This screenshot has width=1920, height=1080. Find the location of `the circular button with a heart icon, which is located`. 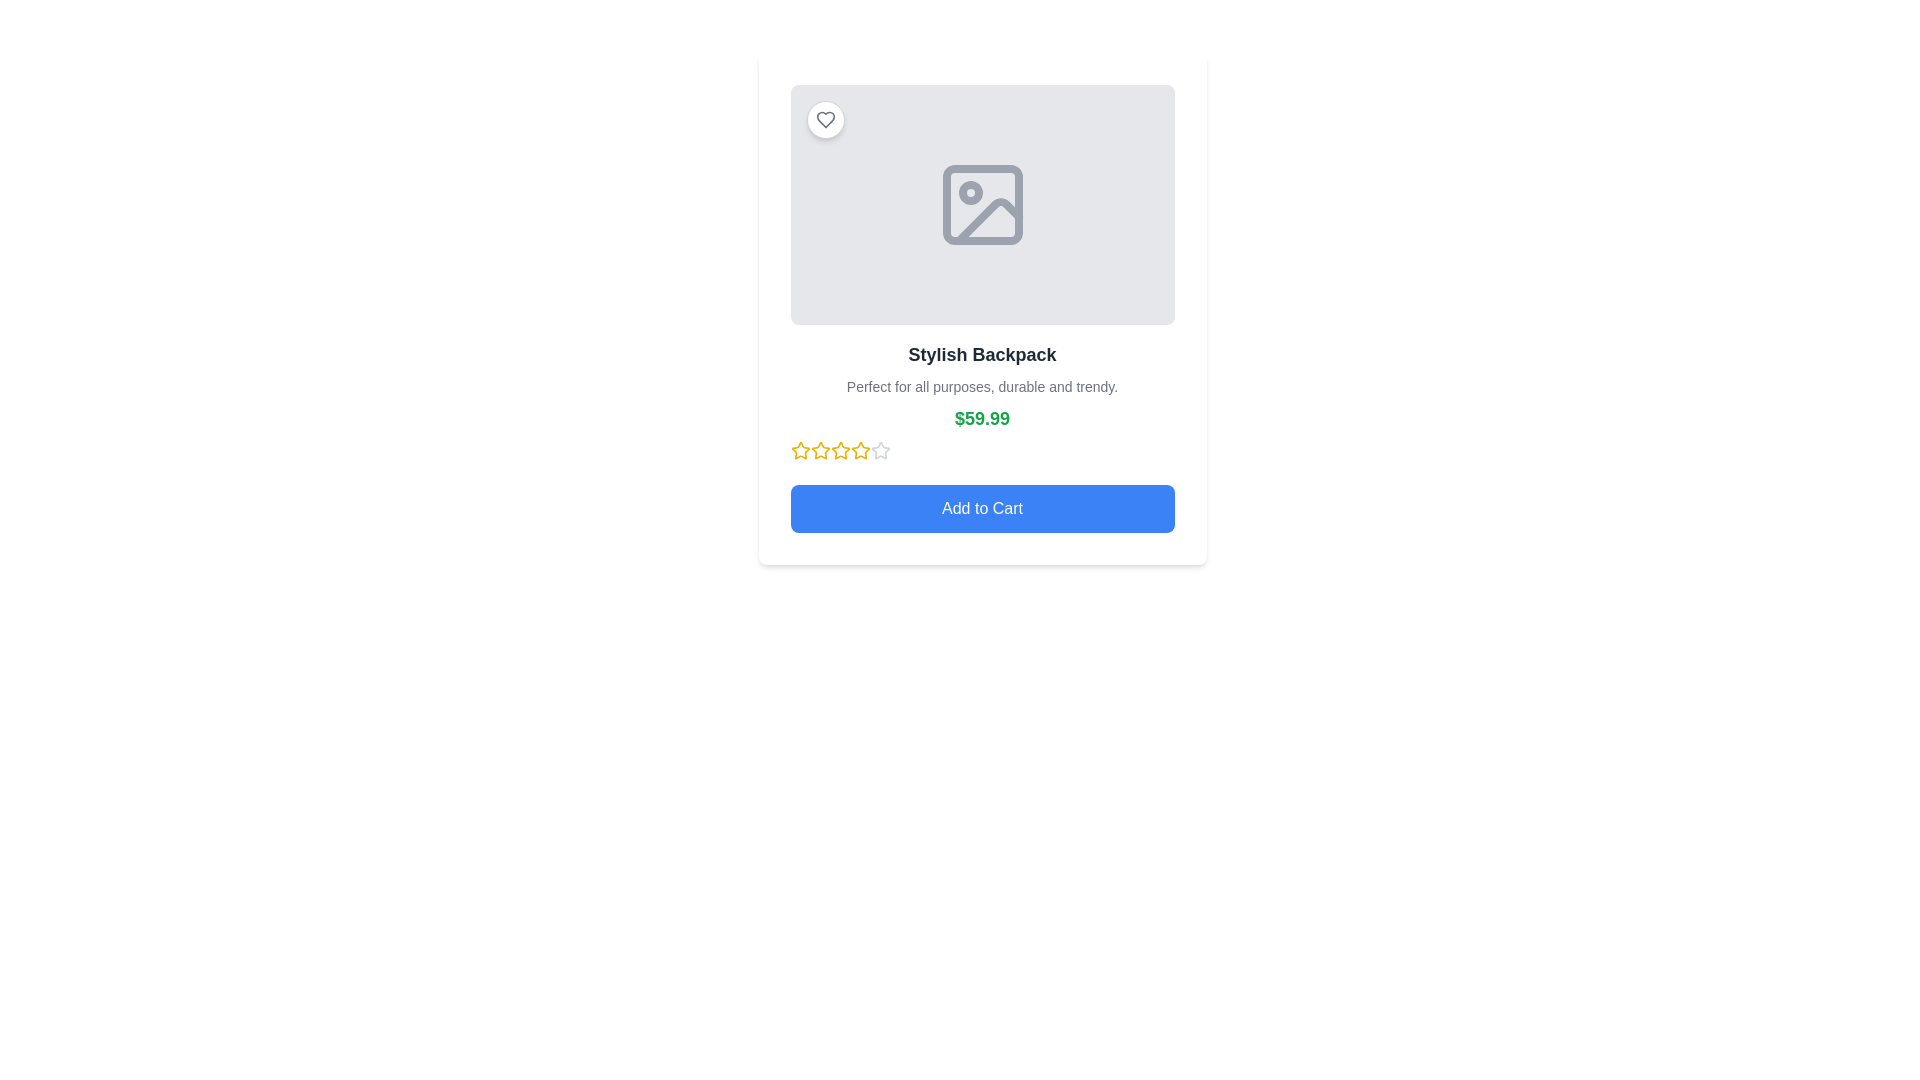

the circular button with a heart icon, which is located is located at coordinates (825, 119).